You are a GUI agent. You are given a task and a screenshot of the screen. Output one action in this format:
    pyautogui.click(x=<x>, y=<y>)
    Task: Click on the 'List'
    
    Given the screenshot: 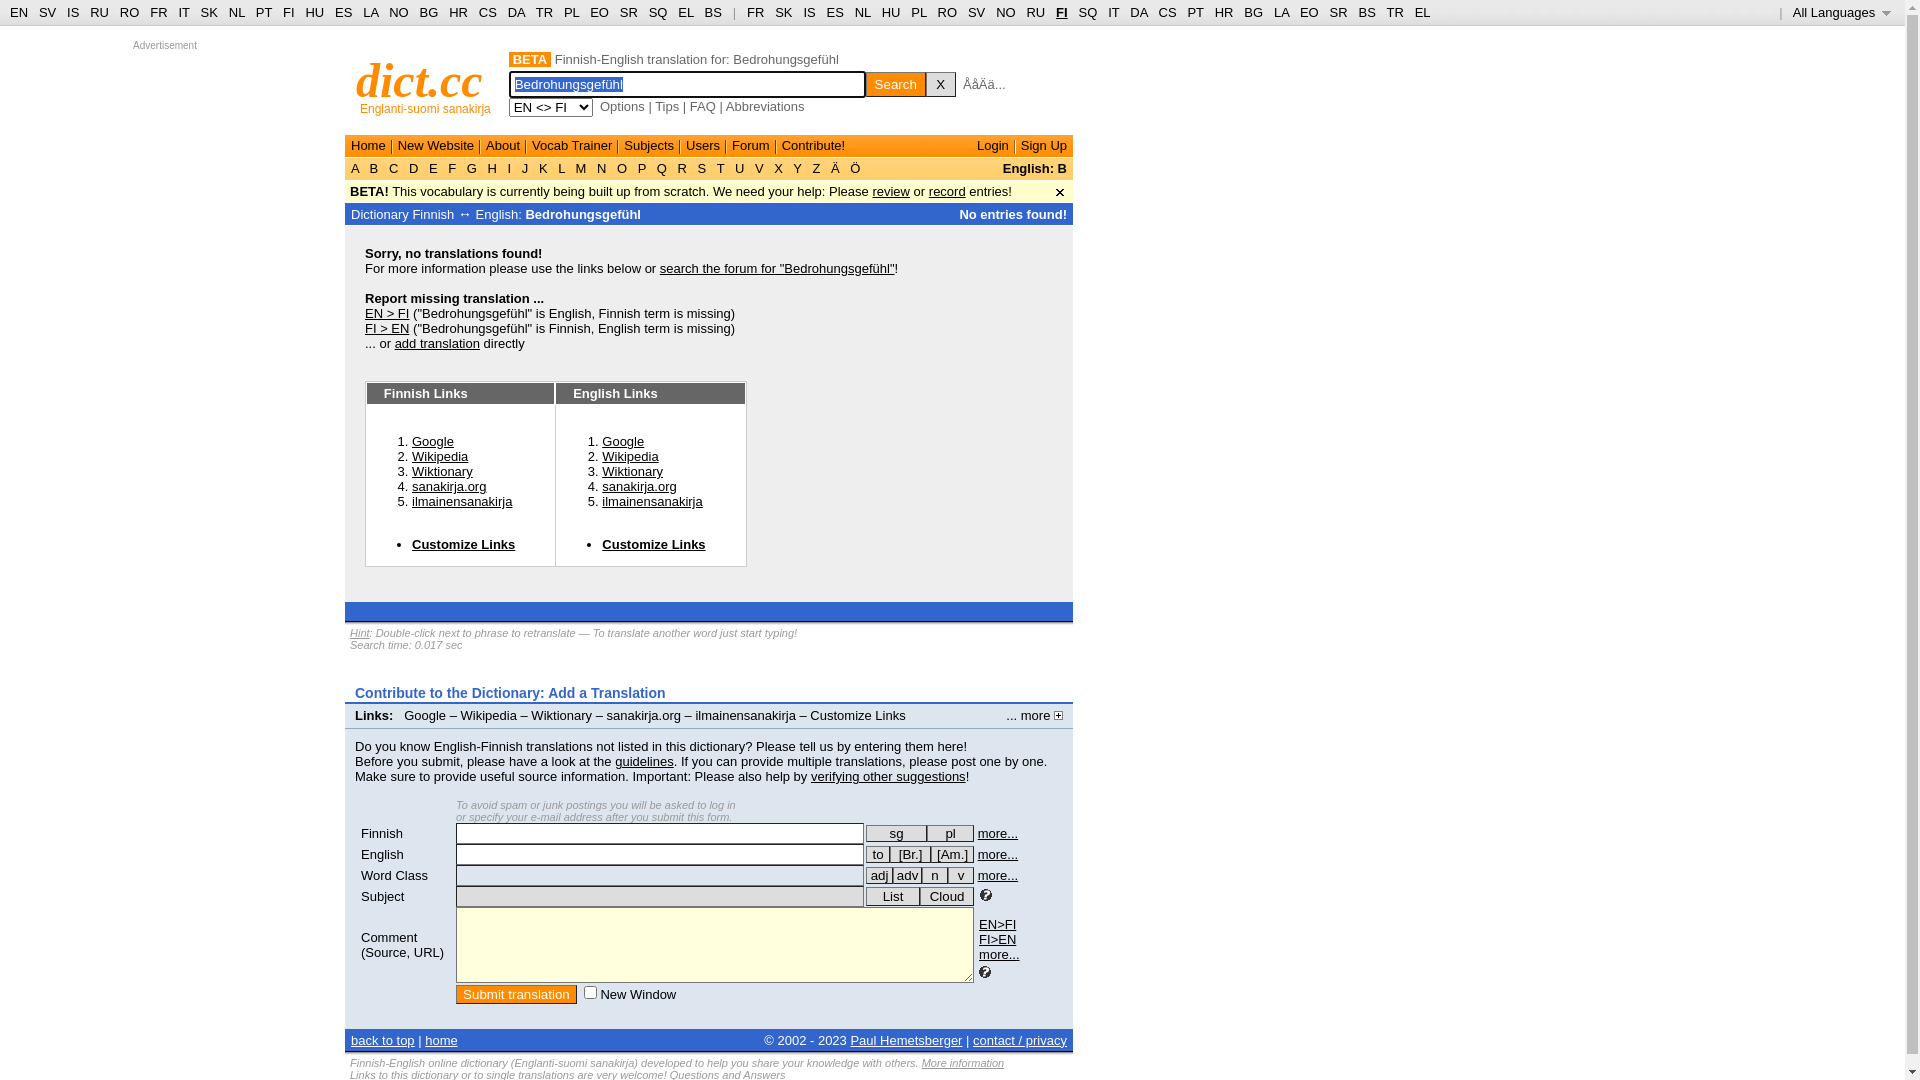 What is the action you would take?
    pyautogui.click(x=865, y=895)
    